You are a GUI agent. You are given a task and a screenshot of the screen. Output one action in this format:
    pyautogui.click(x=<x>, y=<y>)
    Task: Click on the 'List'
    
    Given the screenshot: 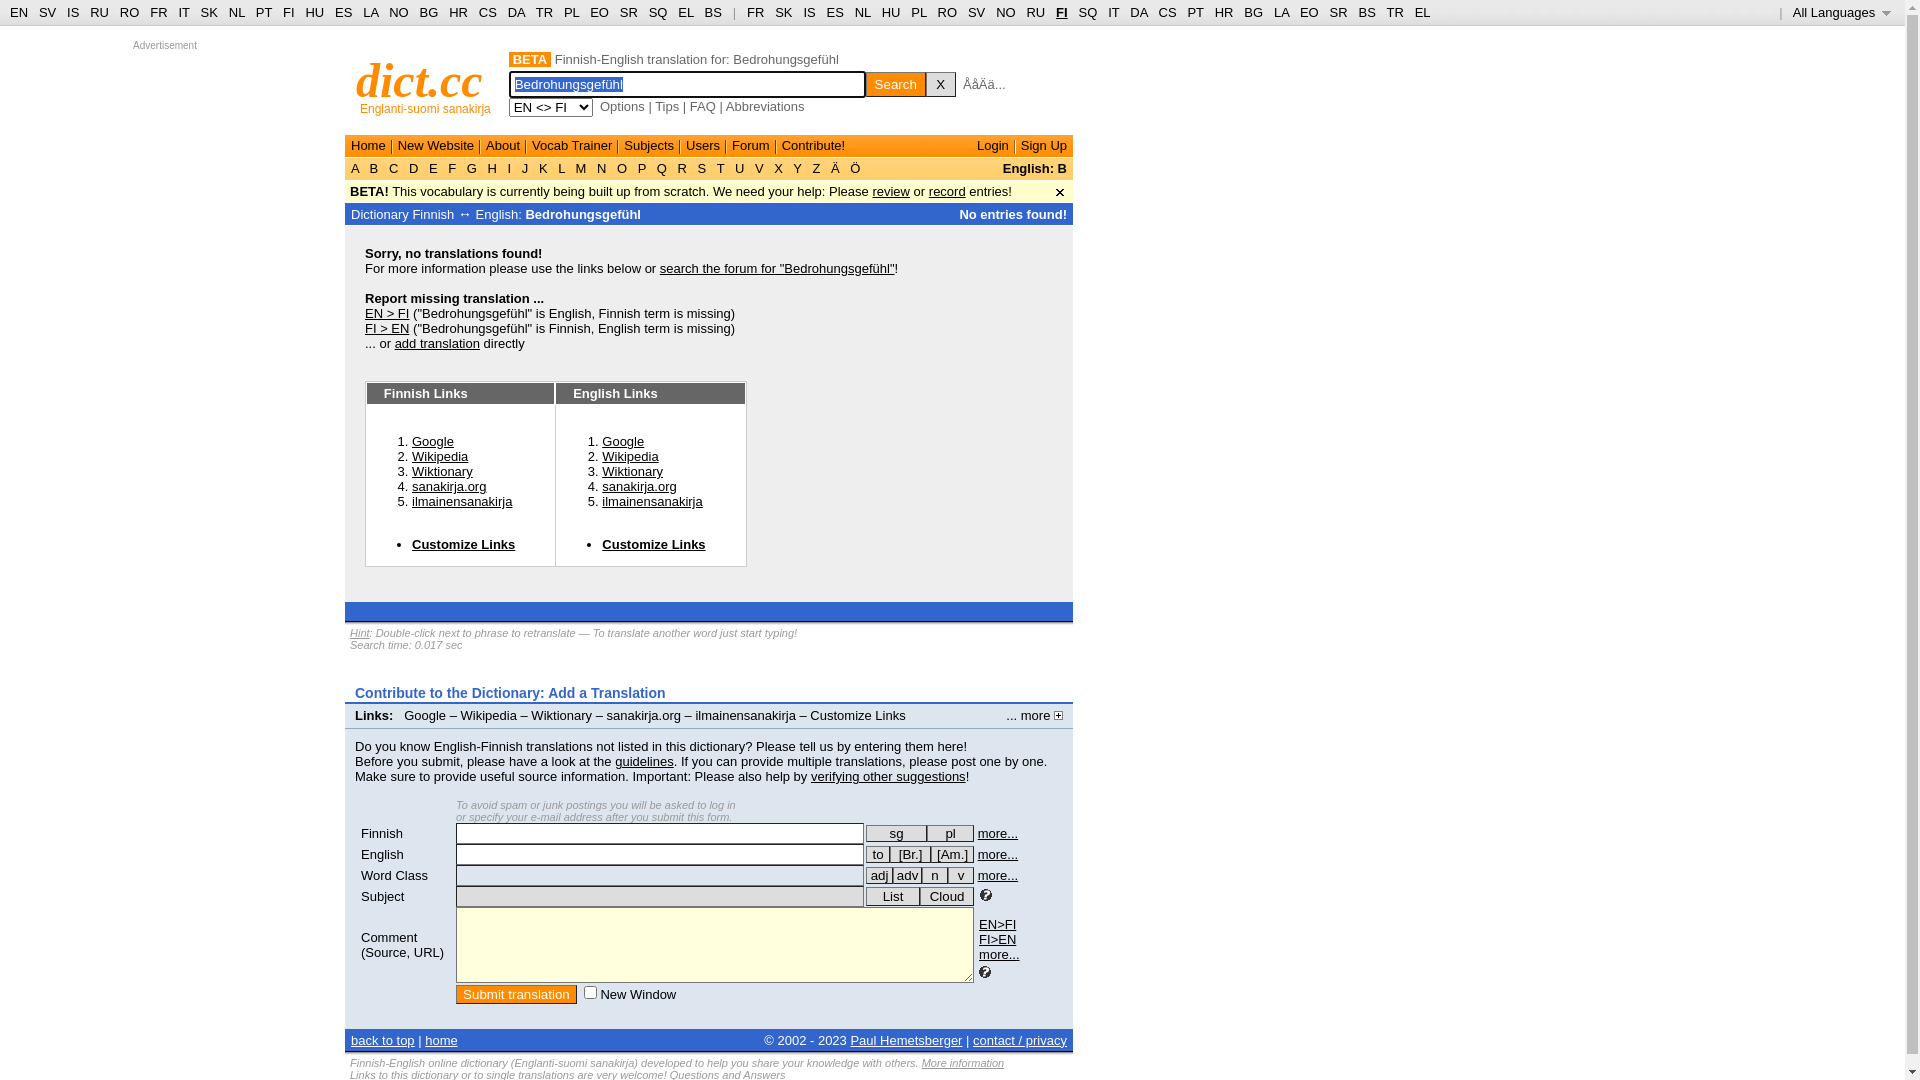 What is the action you would take?
    pyautogui.click(x=865, y=895)
    